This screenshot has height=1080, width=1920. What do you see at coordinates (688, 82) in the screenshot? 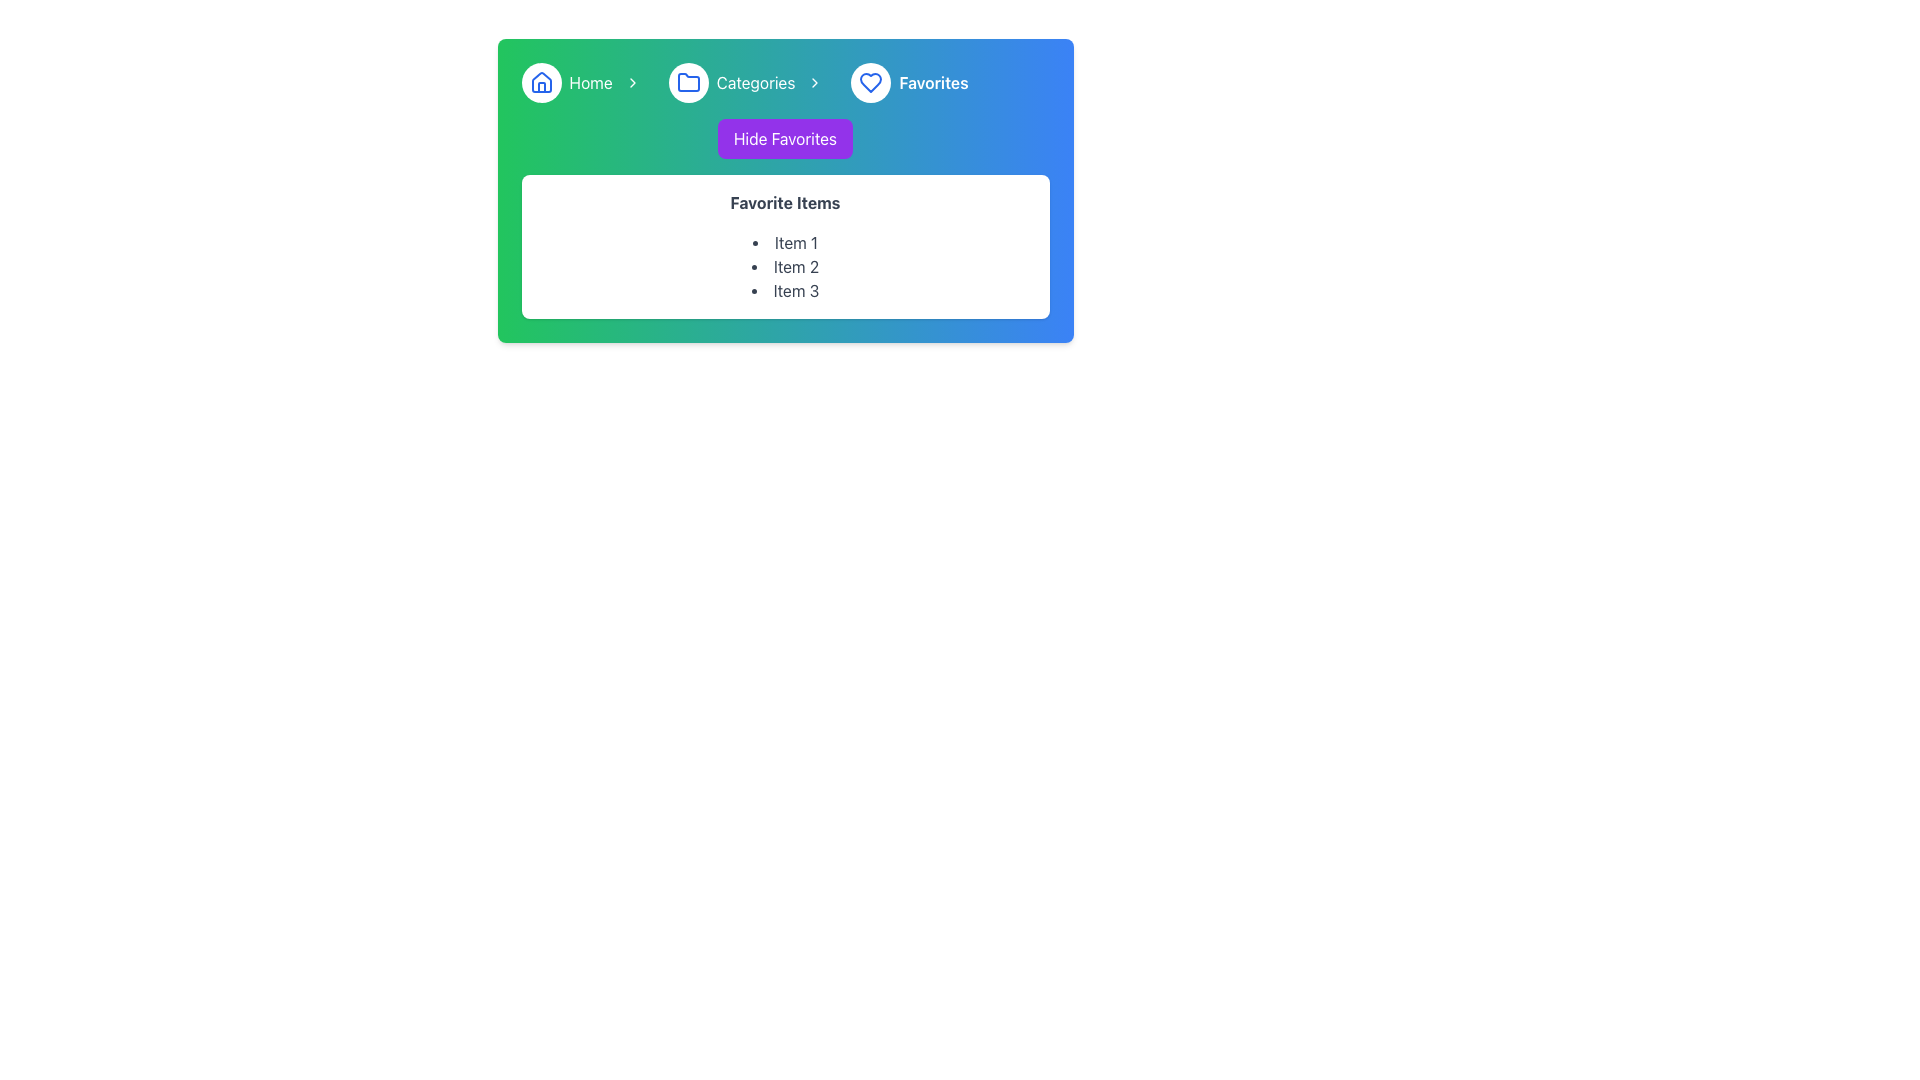
I see `the folder icon located in the navigation header, positioned between the 'Home' and 'Favorites' icons` at bounding box center [688, 82].